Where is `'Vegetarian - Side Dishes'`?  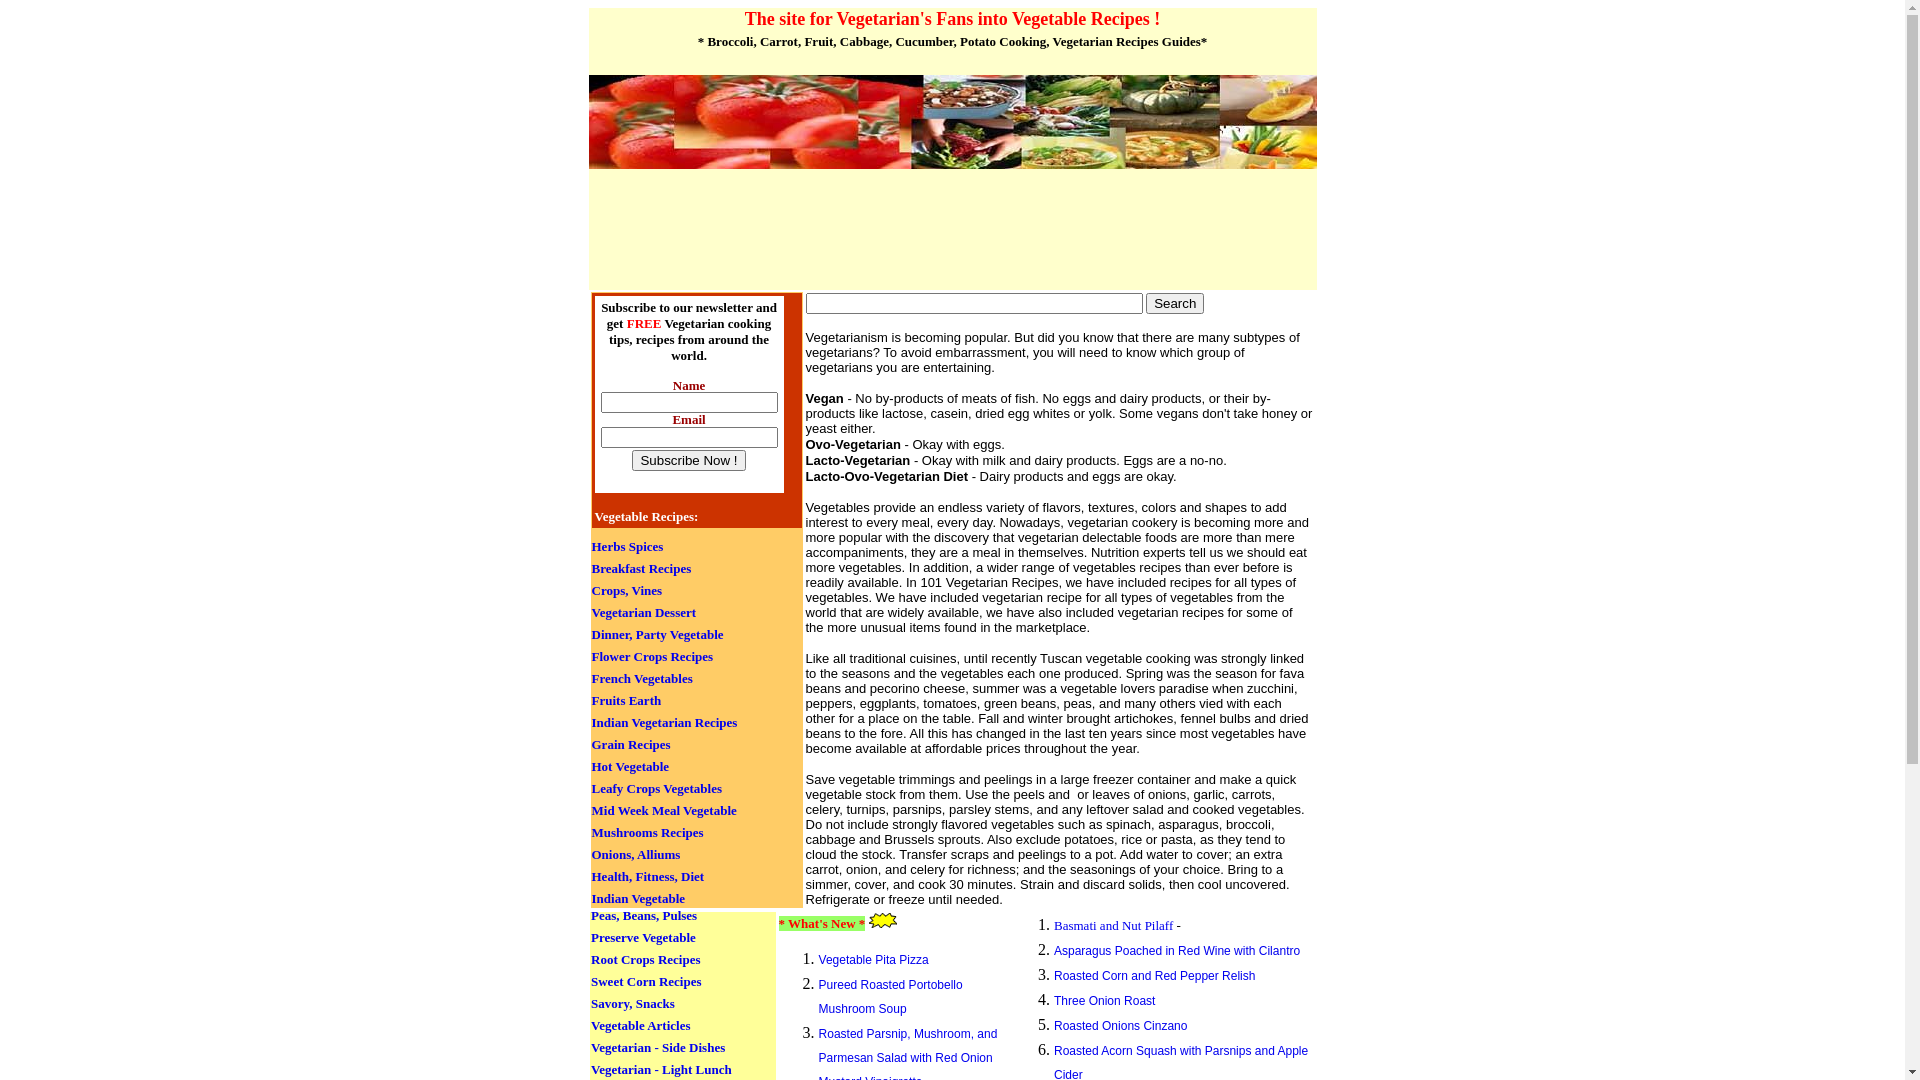
'Vegetarian - Side Dishes' is located at coordinates (657, 1046).